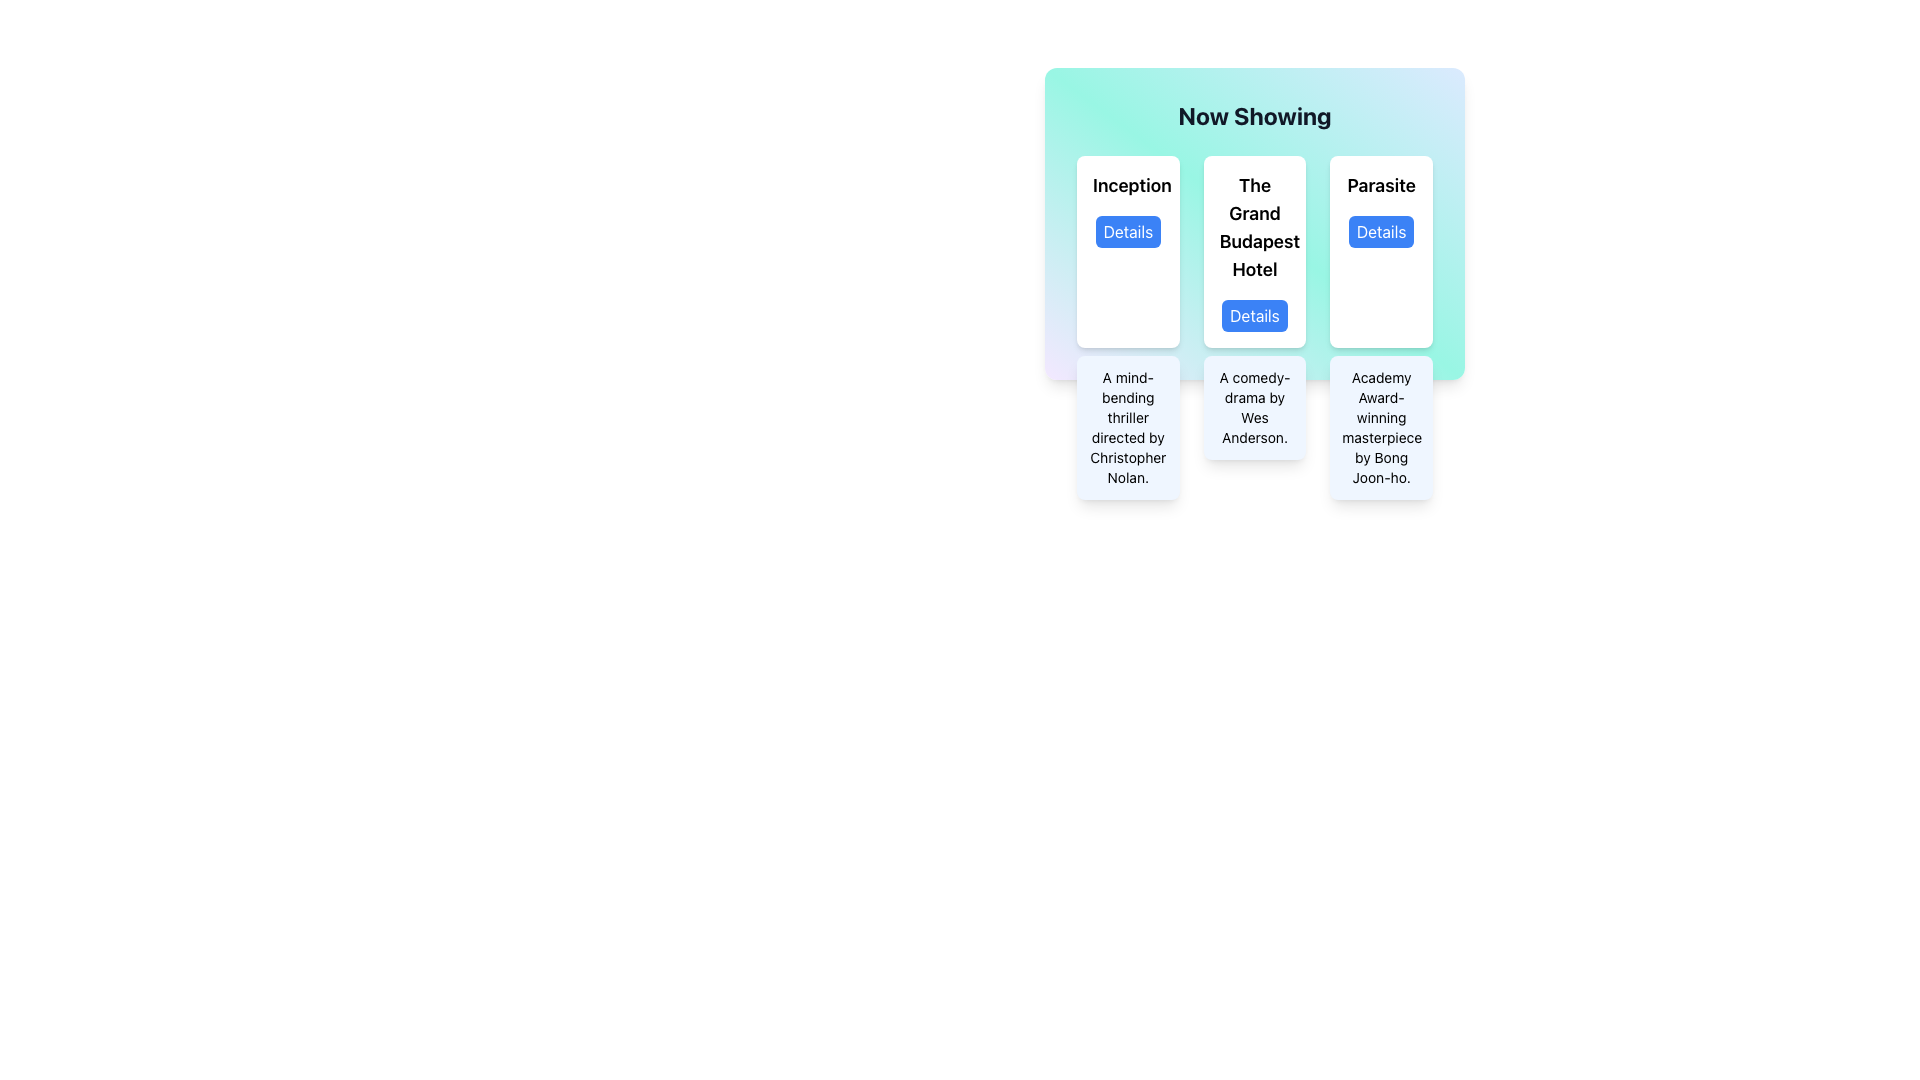 This screenshot has width=1920, height=1080. What do you see at coordinates (1253, 407) in the screenshot?
I see `the tooltip-style box with a light blue background that contains the text 'A comedy-drama by Wes Anderson.'` at bounding box center [1253, 407].